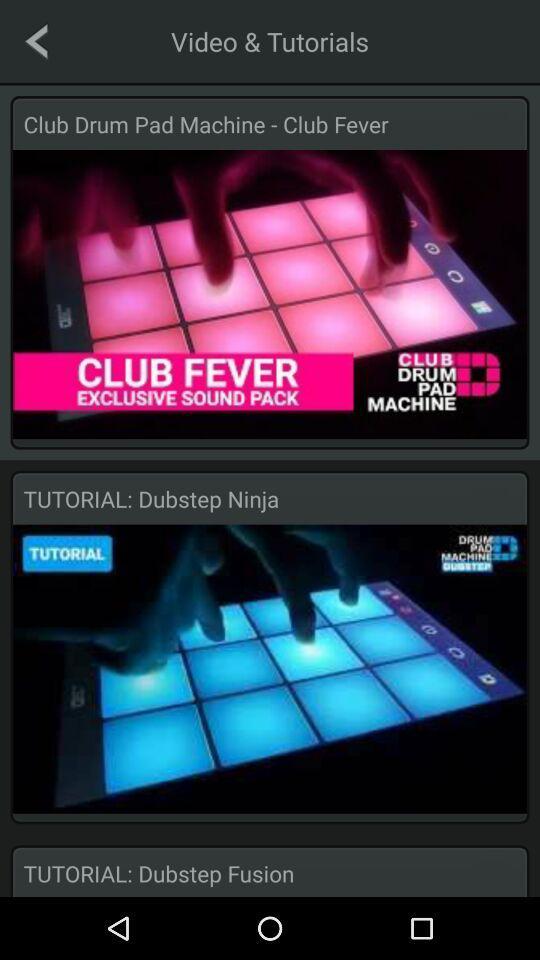 The width and height of the screenshot is (540, 960). What do you see at coordinates (36, 40) in the screenshot?
I see `the arrow_backward icon` at bounding box center [36, 40].